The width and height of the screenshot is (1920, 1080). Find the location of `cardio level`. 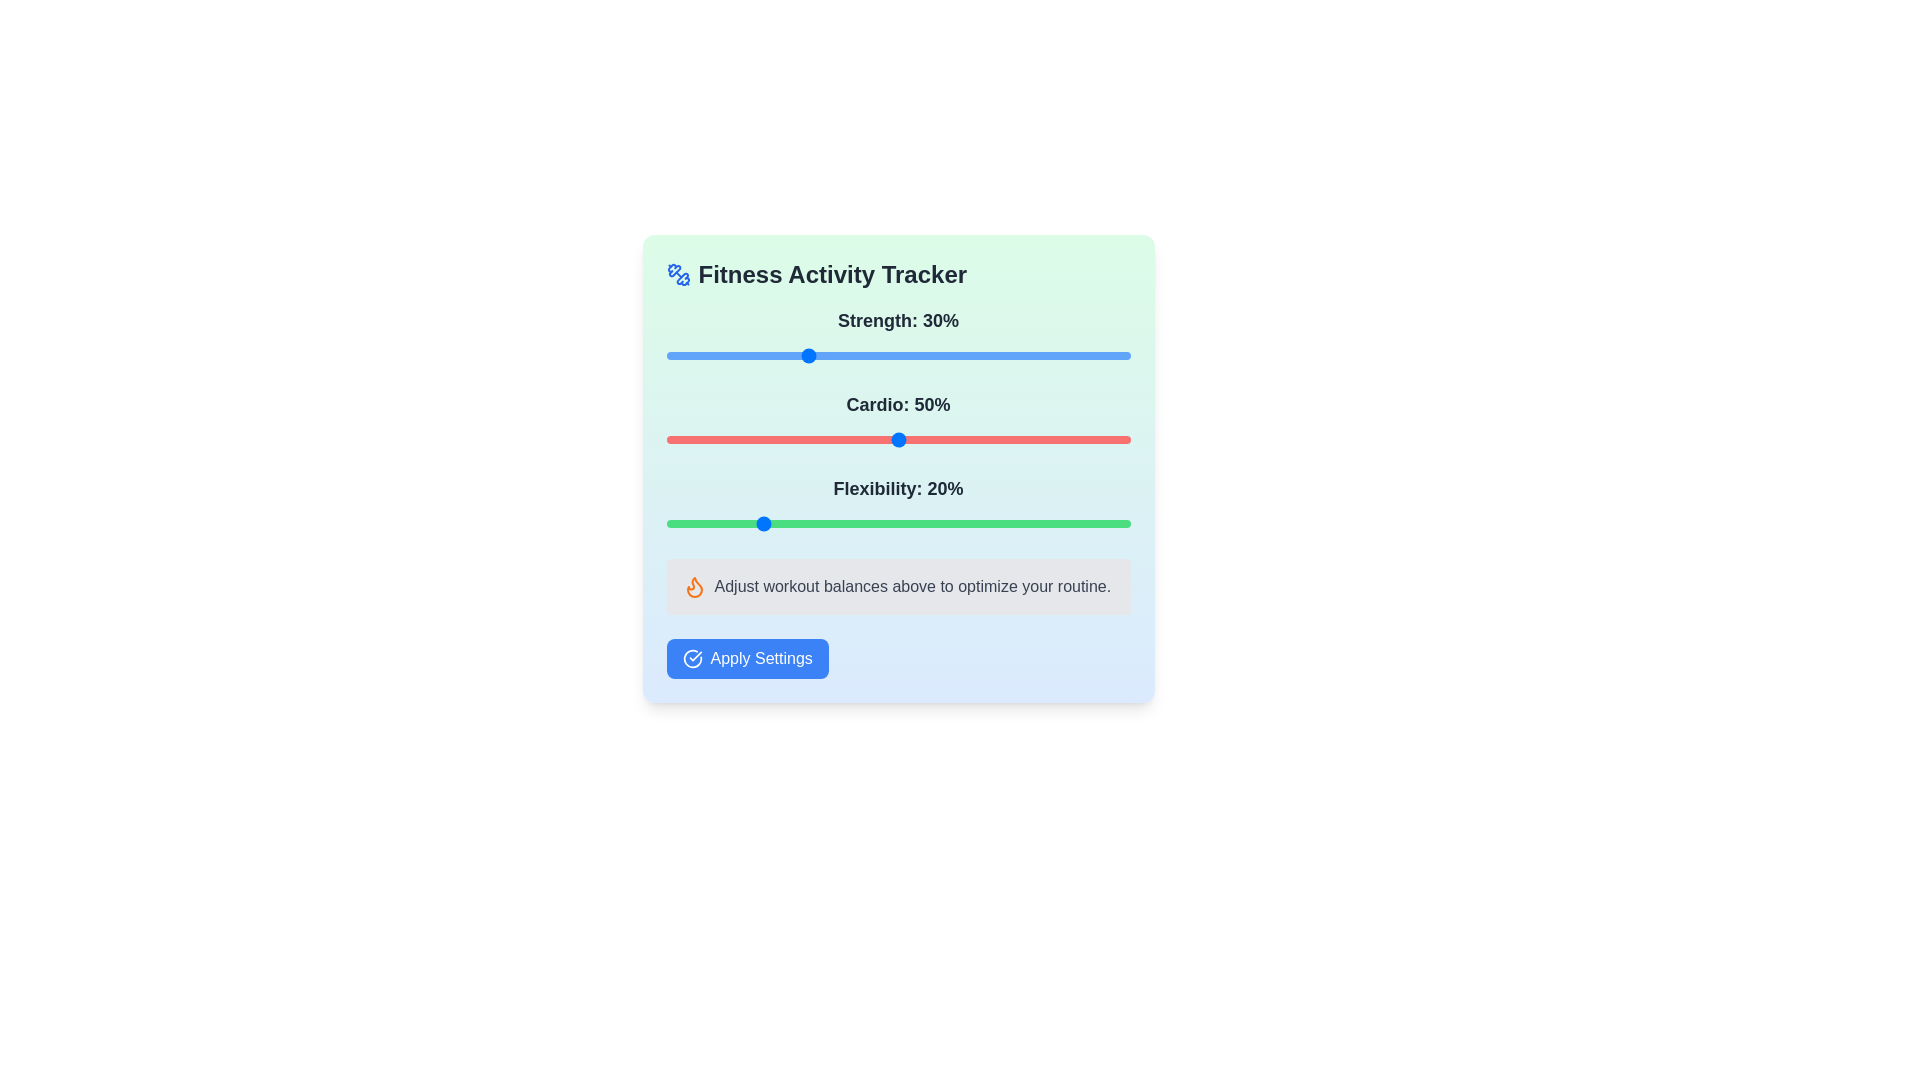

cardio level is located at coordinates (758, 438).